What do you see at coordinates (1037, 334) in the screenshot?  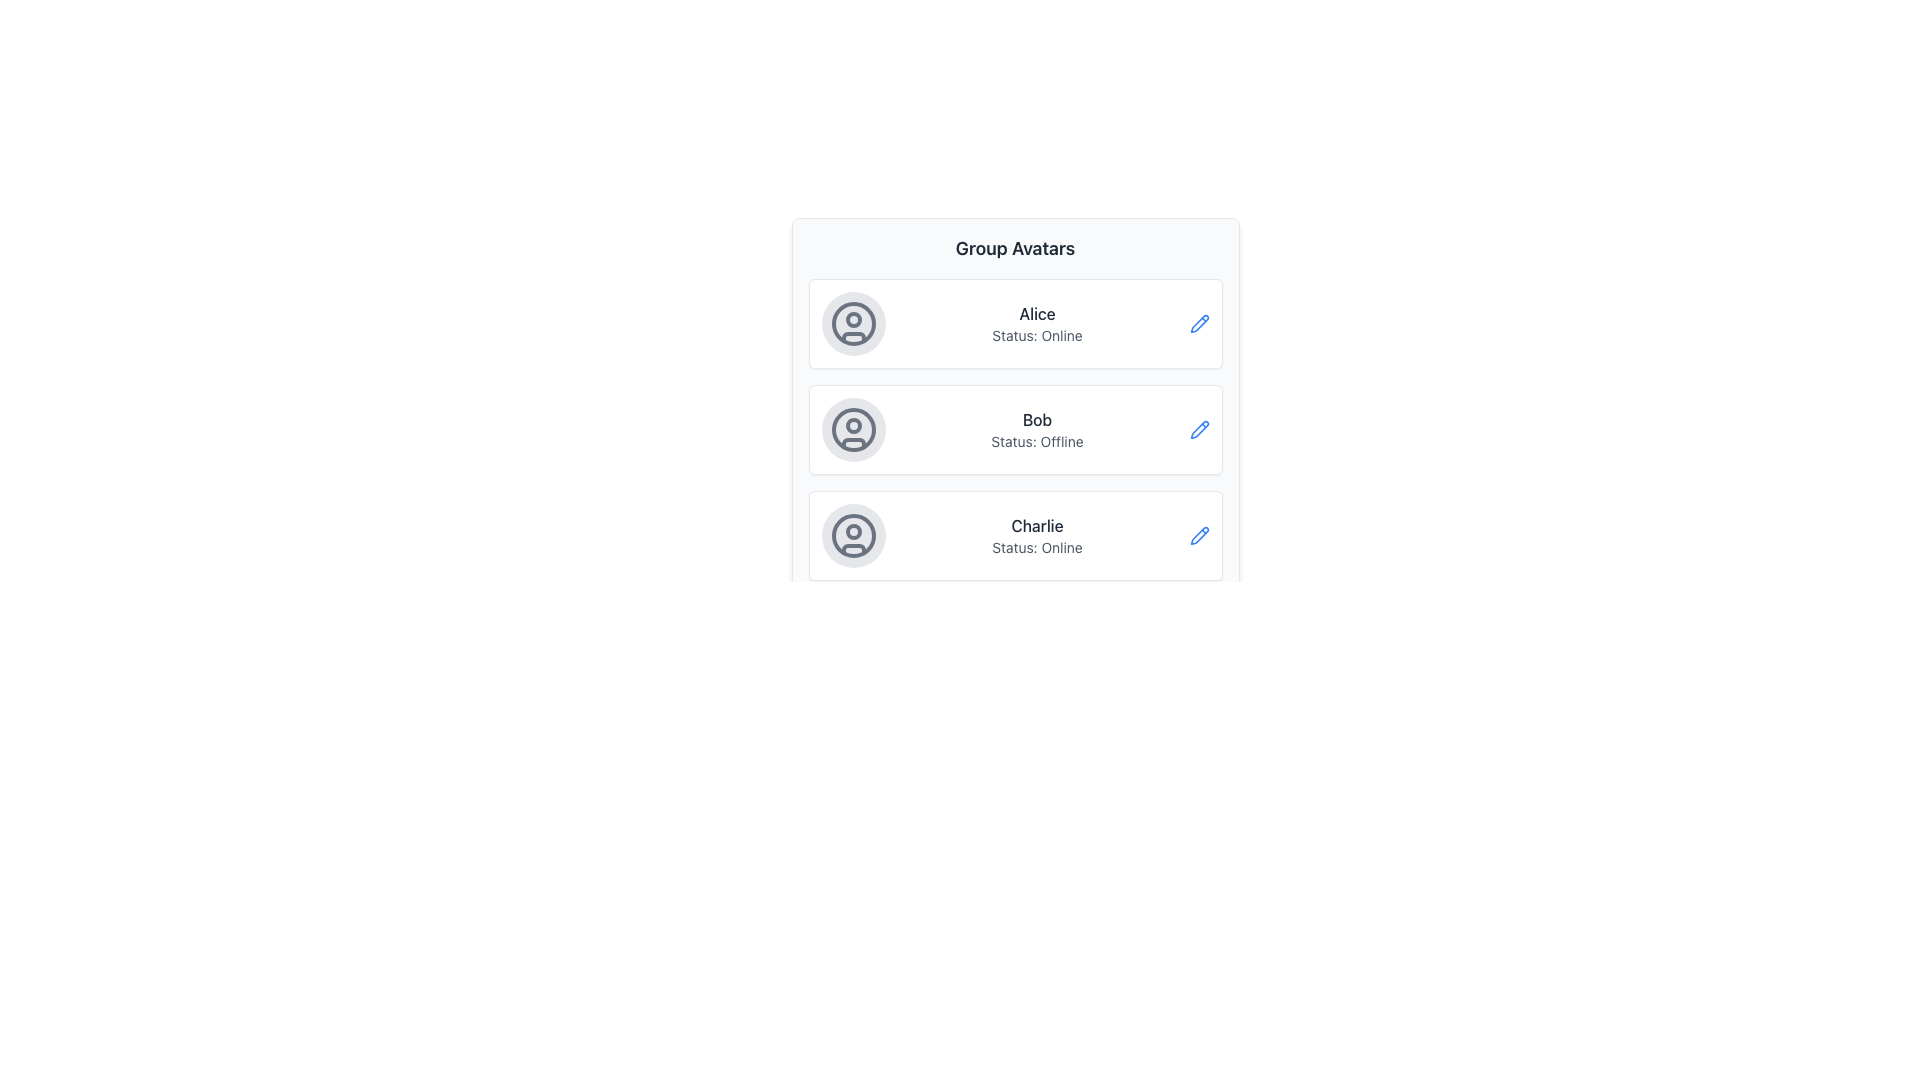 I see `the static text label displaying 'Status: Online', which is located below the name 'Alice' in the first list item` at bounding box center [1037, 334].